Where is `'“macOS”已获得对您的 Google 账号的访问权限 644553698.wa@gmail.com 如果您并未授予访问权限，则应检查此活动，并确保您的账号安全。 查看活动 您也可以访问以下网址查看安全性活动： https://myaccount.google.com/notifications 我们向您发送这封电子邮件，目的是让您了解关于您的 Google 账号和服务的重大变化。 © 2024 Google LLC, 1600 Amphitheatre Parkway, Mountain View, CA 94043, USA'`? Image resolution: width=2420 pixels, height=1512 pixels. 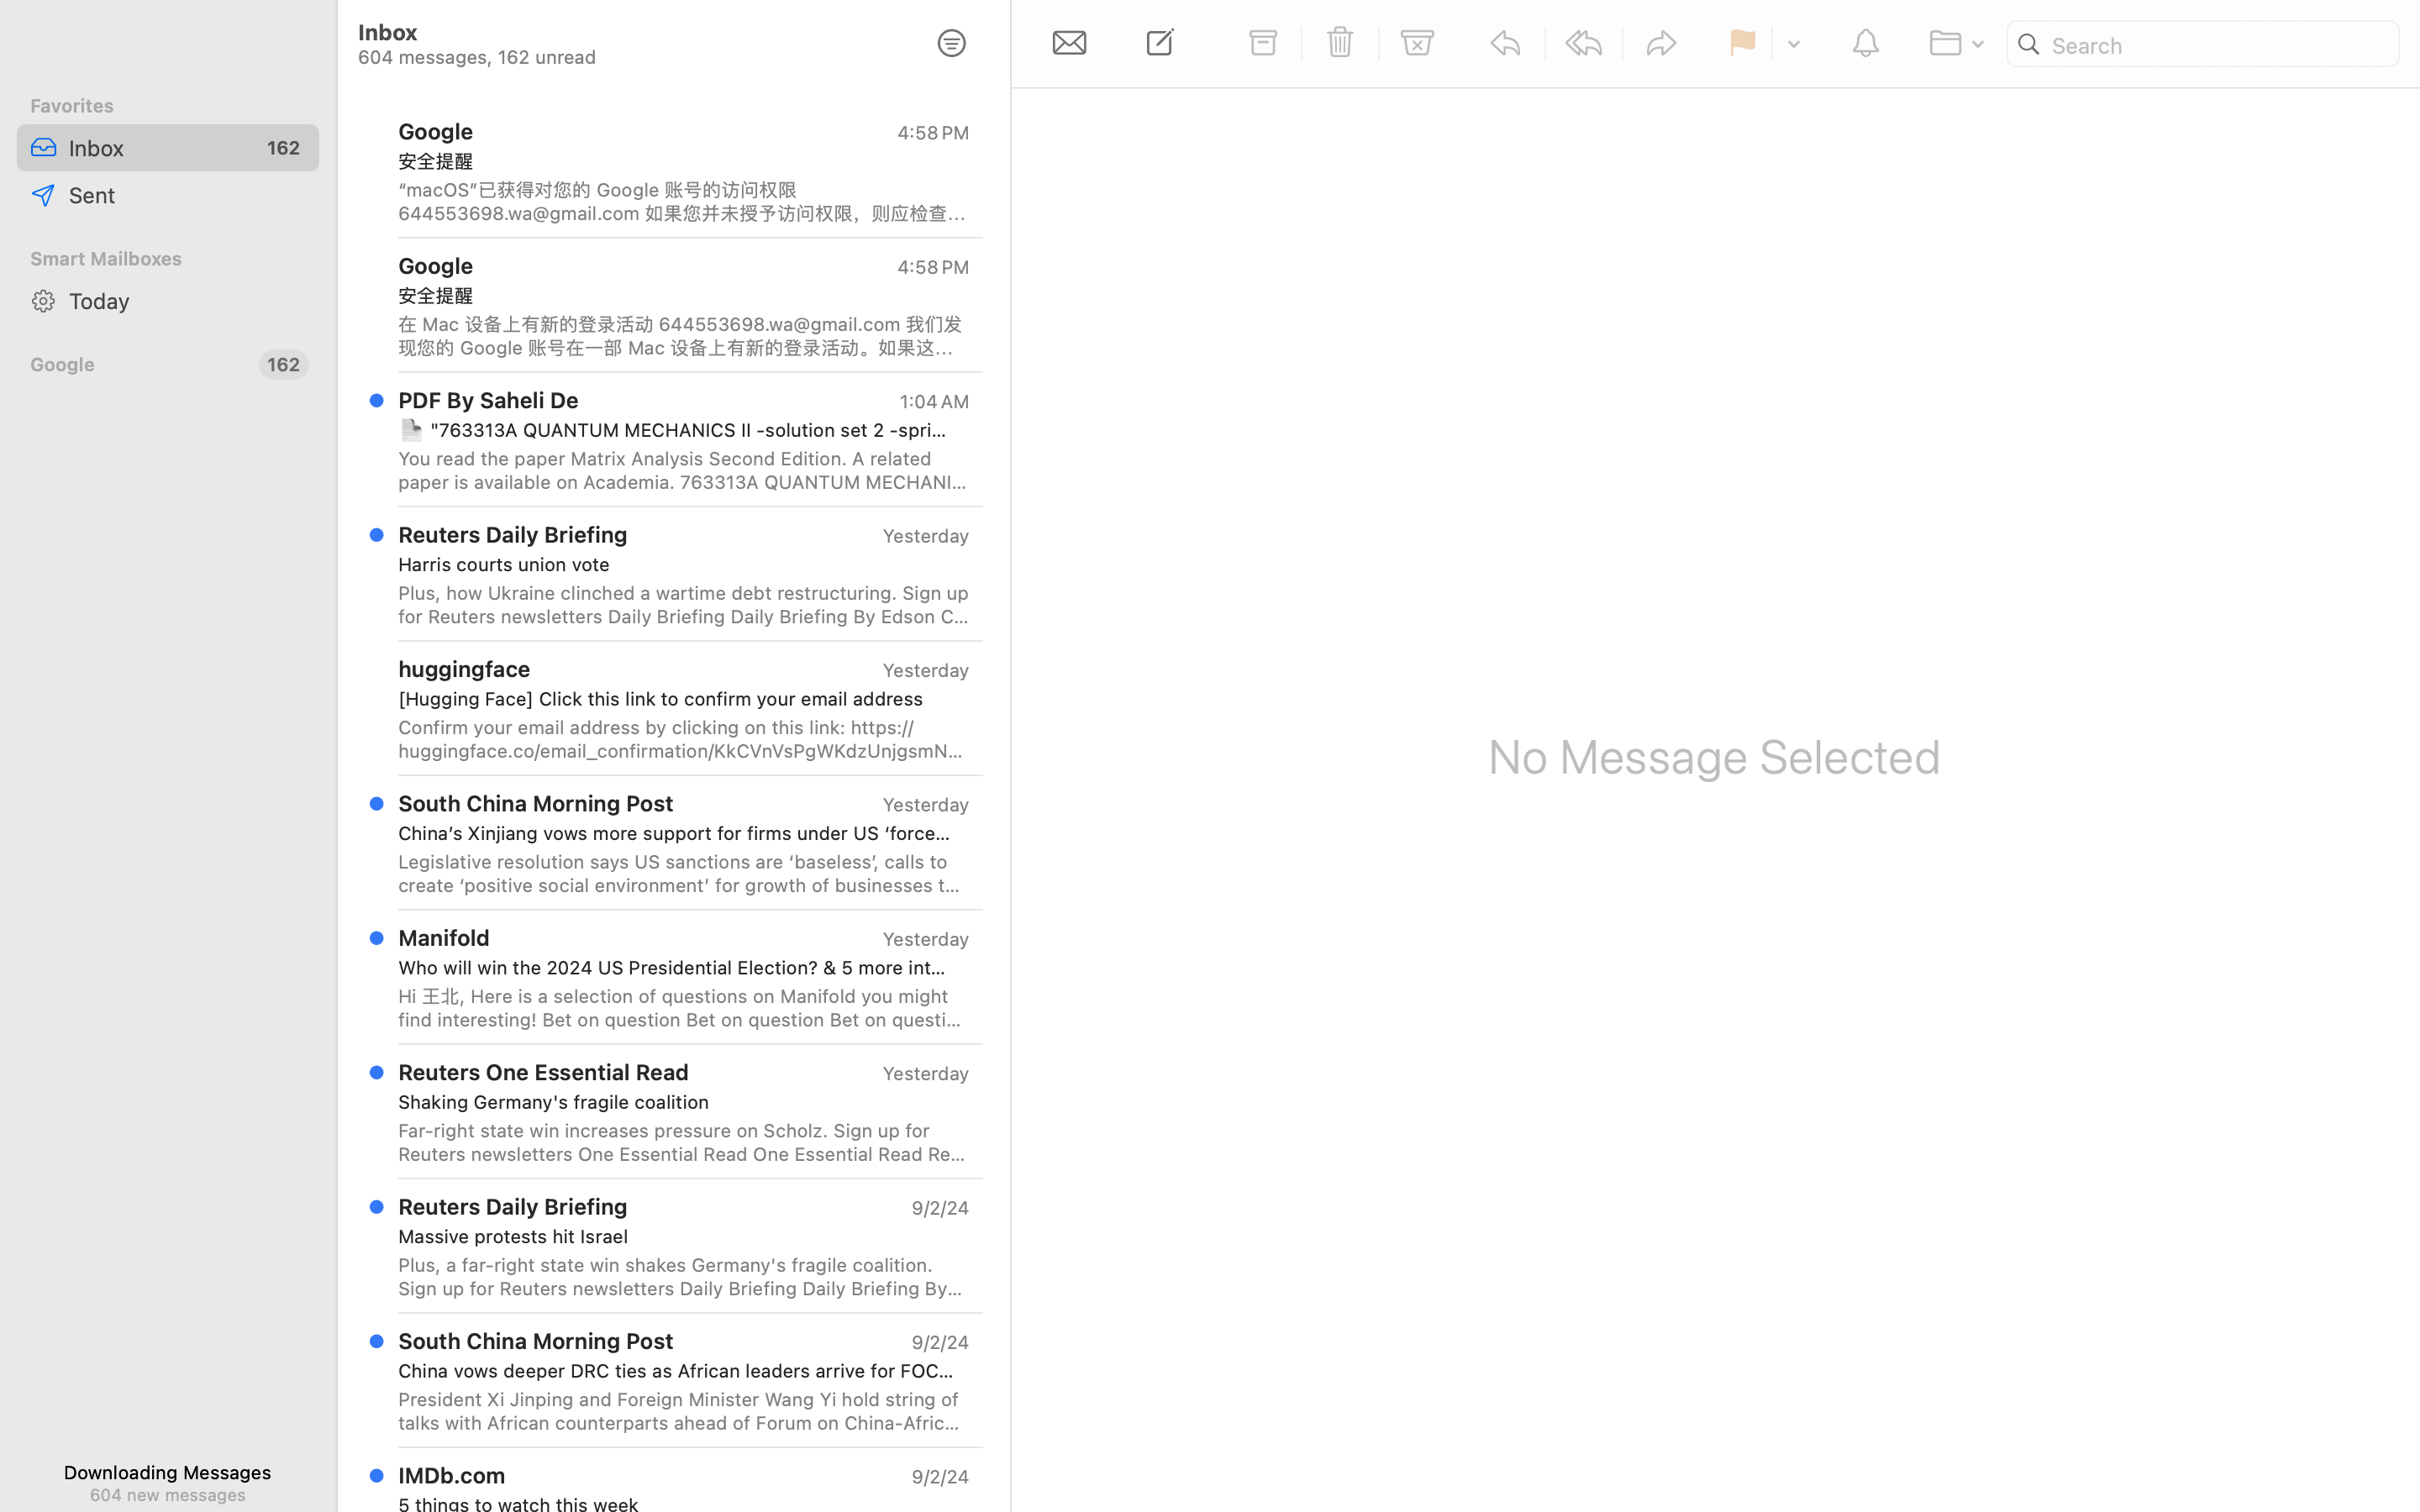 '“macOS”已获得对您的 Google 账号的访问权限 644553698.wa@gmail.com 如果您并未授予访问权限，则应检查此活动，并确保您的账号安全。 查看活动 您也可以访问以下网址查看安全性活动： https://myaccount.google.com/notifications 我们向您发送这封电子邮件，目的是让您了解关于您的 Google 账号和服务的重大变化。 © 2024 Google LLC, 1600 Amphitheatre Parkway, Mountain View, CA 94043, USA' is located at coordinates (682, 200).